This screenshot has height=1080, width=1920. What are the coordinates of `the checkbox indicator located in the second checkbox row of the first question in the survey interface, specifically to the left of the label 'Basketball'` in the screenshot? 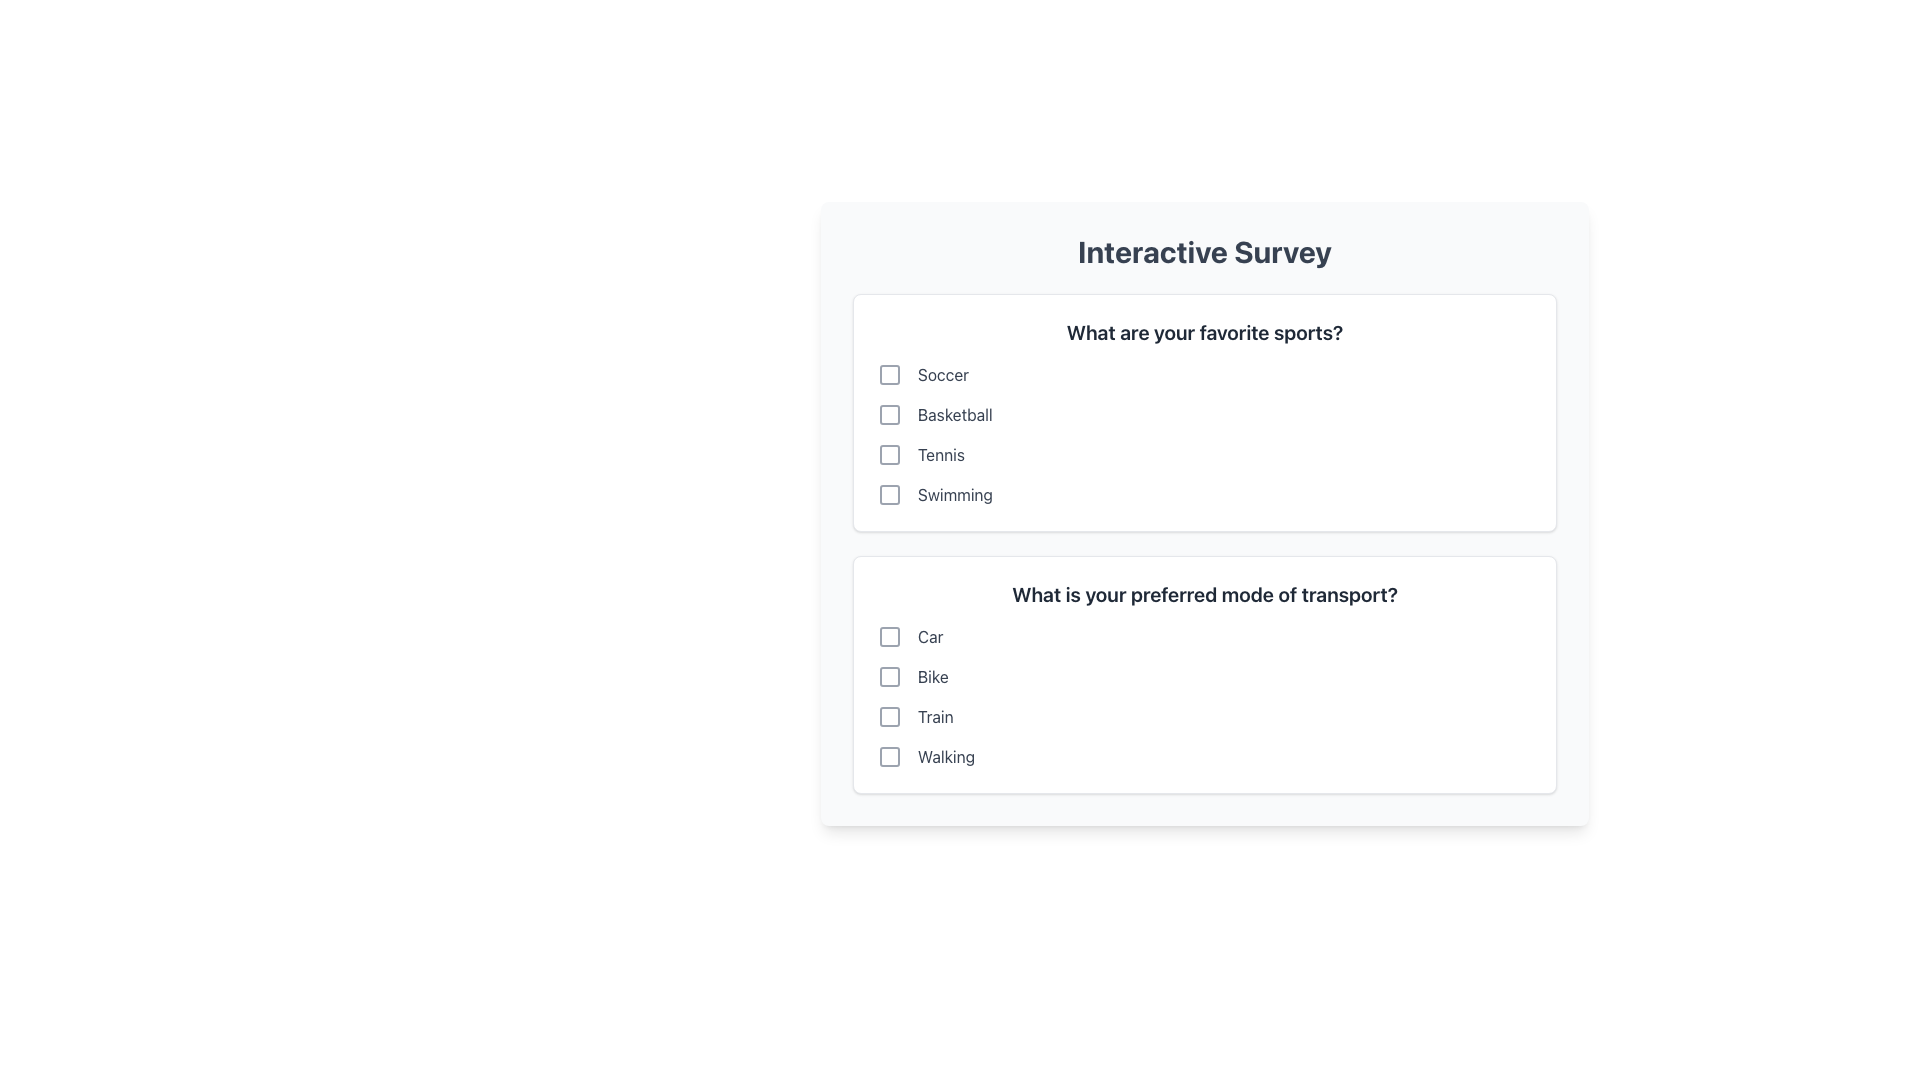 It's located at (888, 414).